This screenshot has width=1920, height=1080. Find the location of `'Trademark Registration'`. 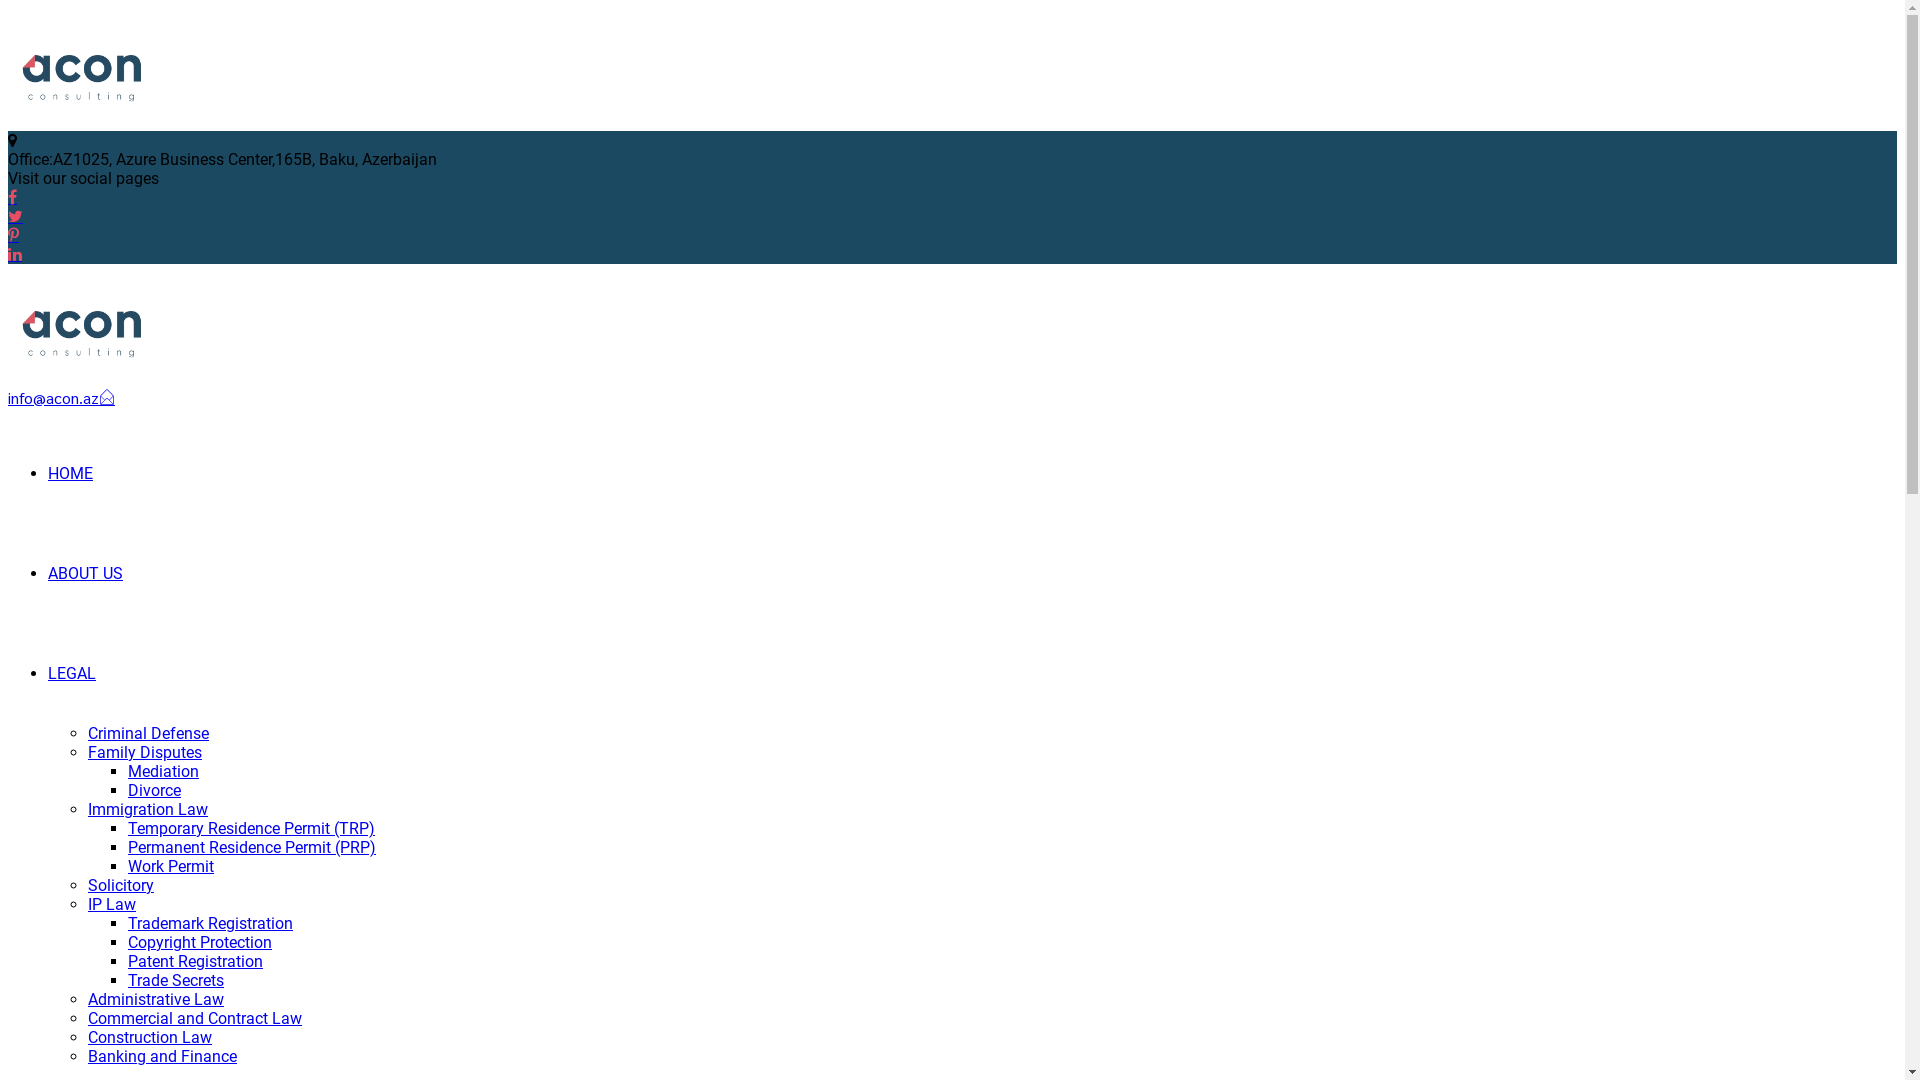

'Trademark Registration' is located at coordinates (210, 923).